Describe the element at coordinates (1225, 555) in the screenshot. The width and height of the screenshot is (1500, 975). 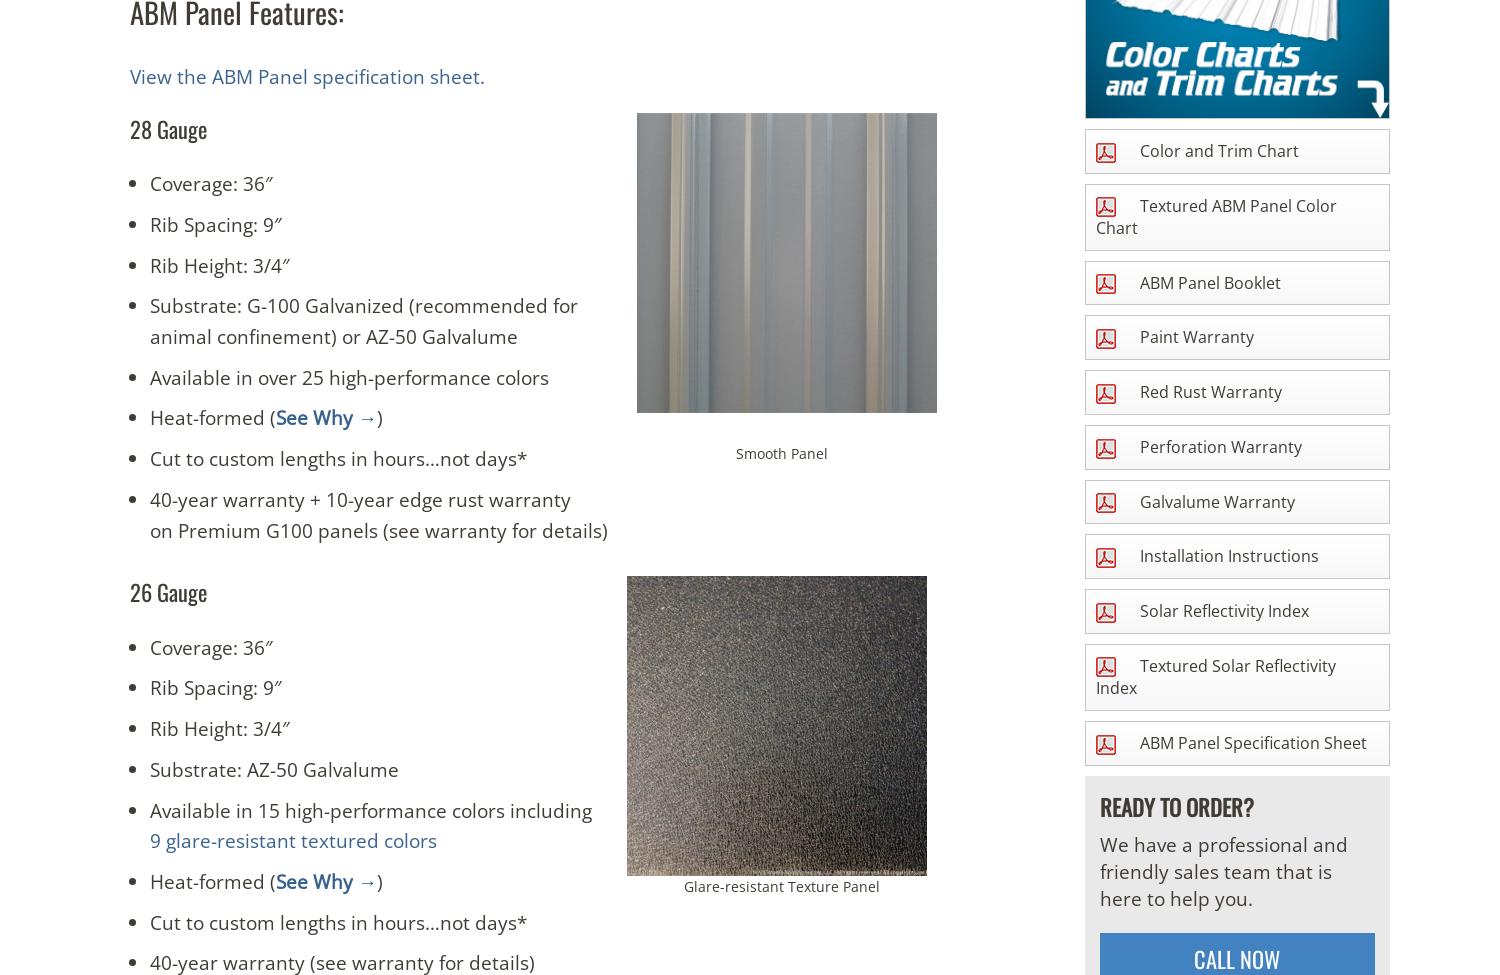
I see `'Installation Instructions'` at that location.